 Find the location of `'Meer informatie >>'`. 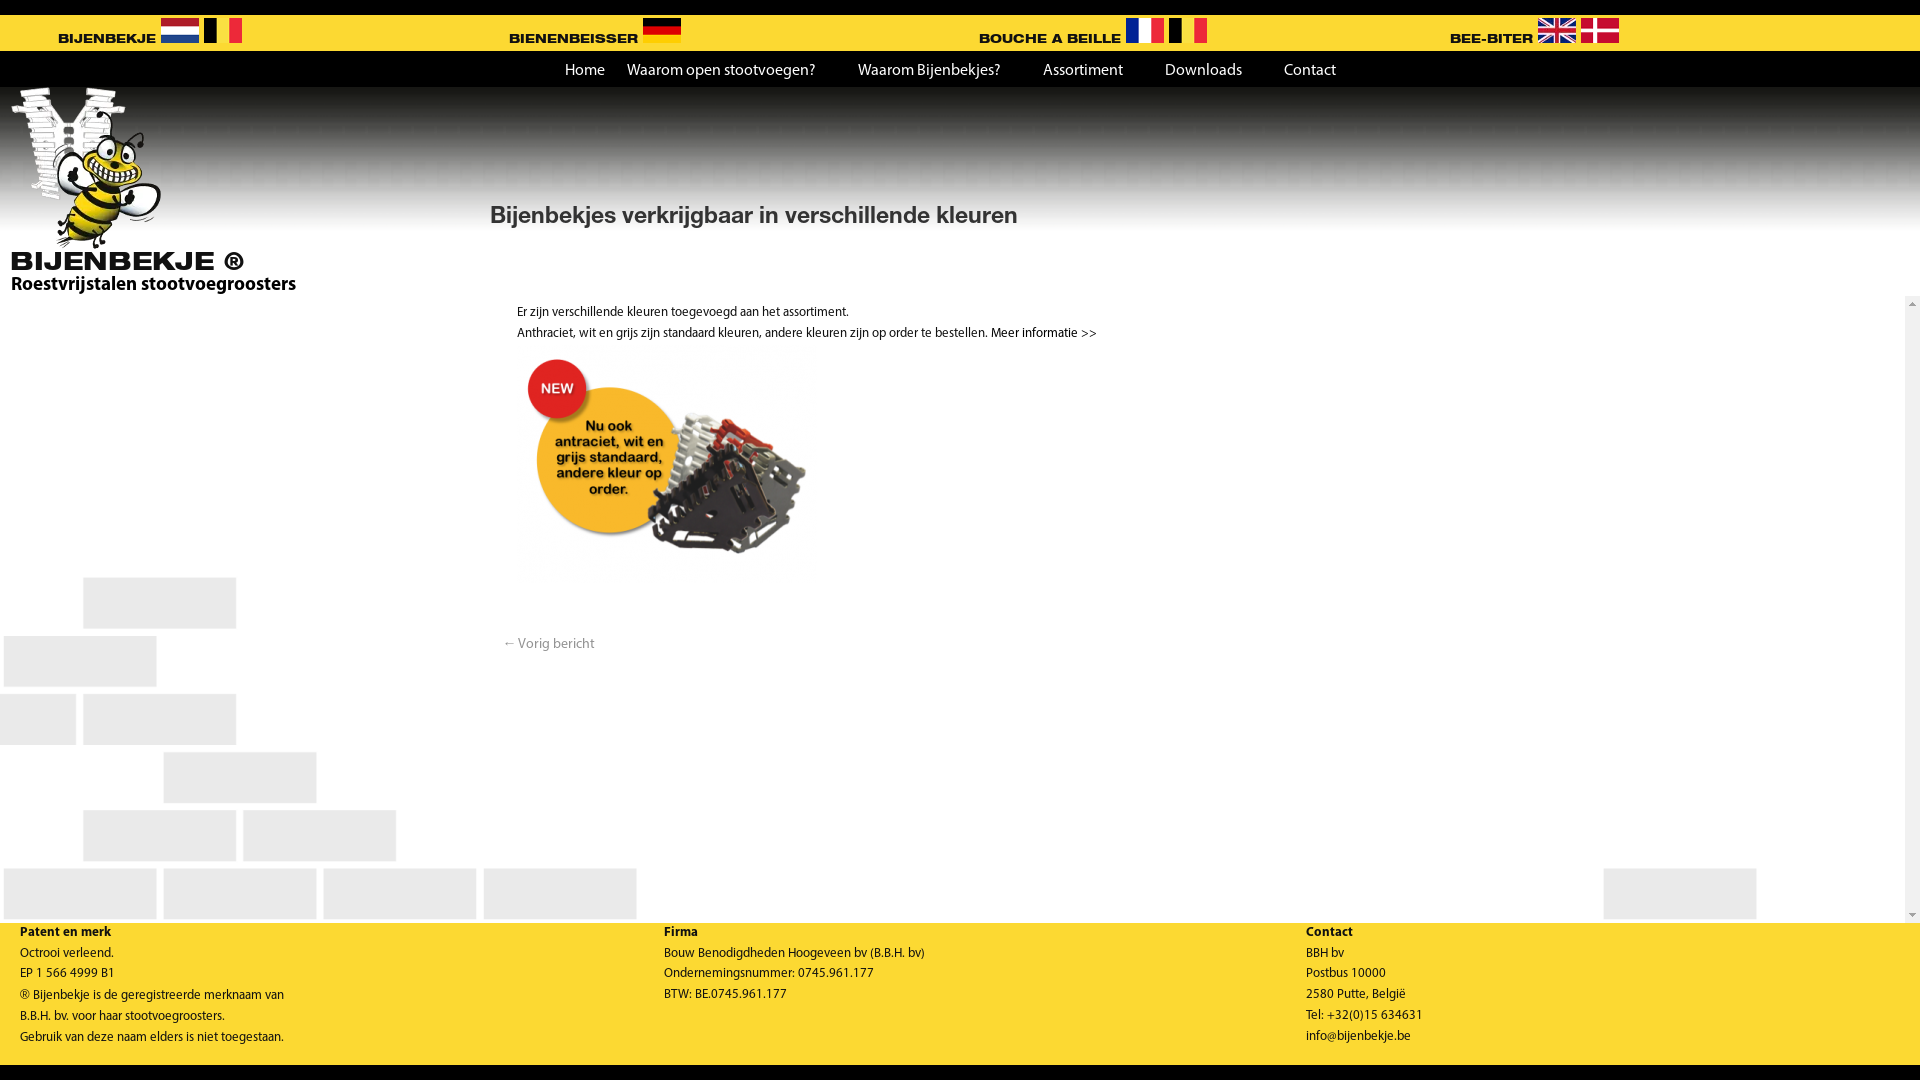

'Meer informatie >>' is located at coordinates (1042, 332).